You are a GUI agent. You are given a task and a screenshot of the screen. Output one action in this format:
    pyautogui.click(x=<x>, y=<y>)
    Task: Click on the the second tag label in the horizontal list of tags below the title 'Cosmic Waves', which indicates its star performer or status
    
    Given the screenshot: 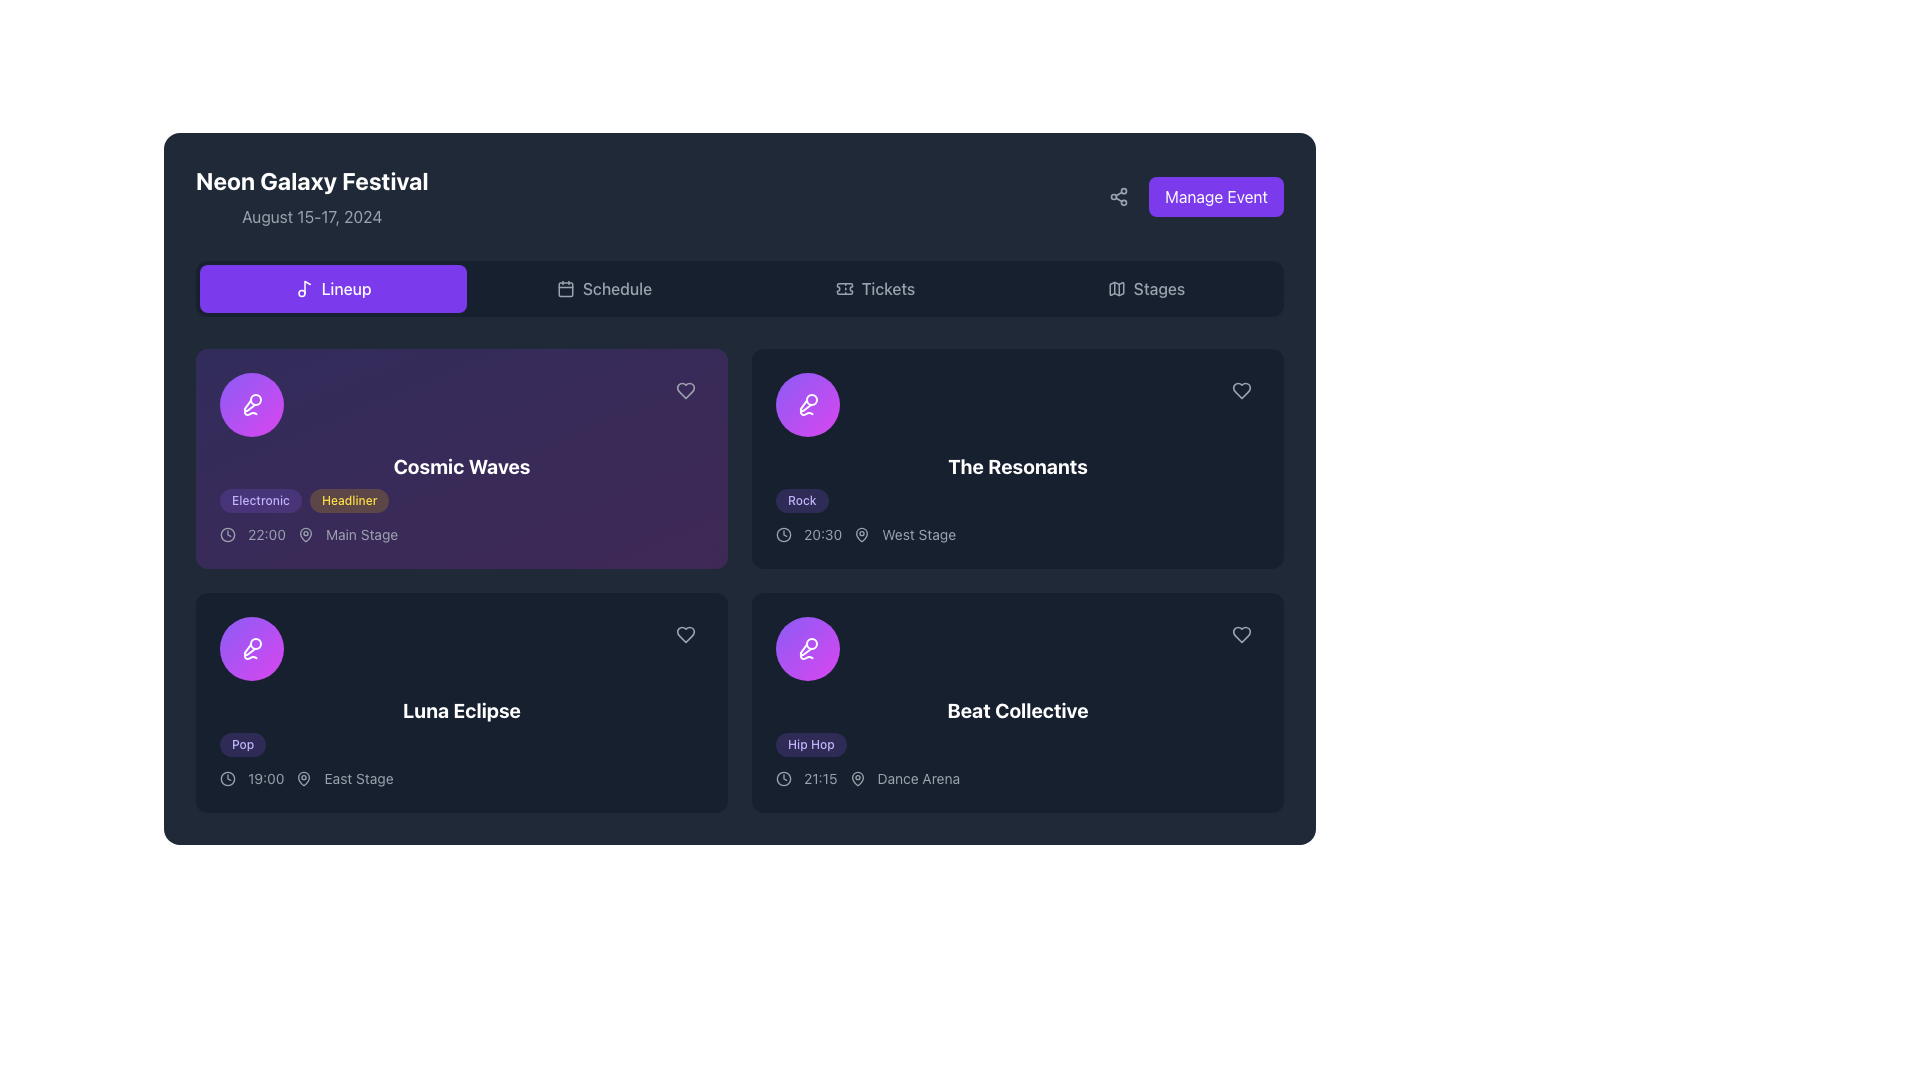 What is the action you would take?
    pyautogui.click(x=349, y=500)
    